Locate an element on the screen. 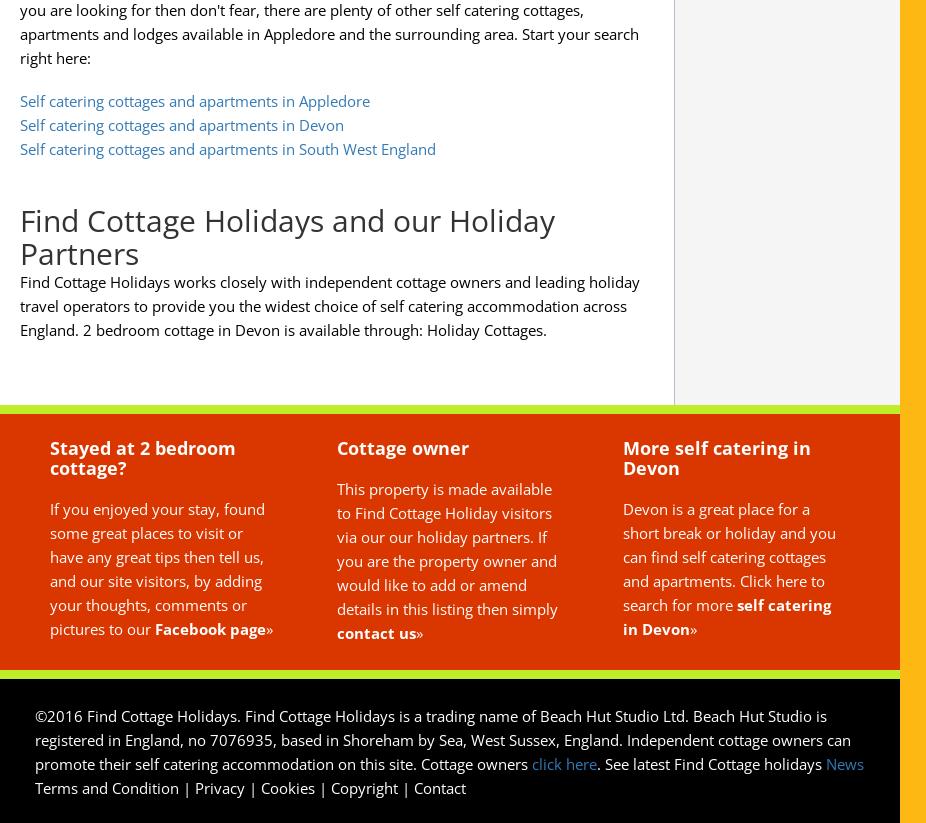 This screenshot has height=823, width=926. 'Find Cottage Holidays and our Holiday Partners' is located at coordinates (287, 236).